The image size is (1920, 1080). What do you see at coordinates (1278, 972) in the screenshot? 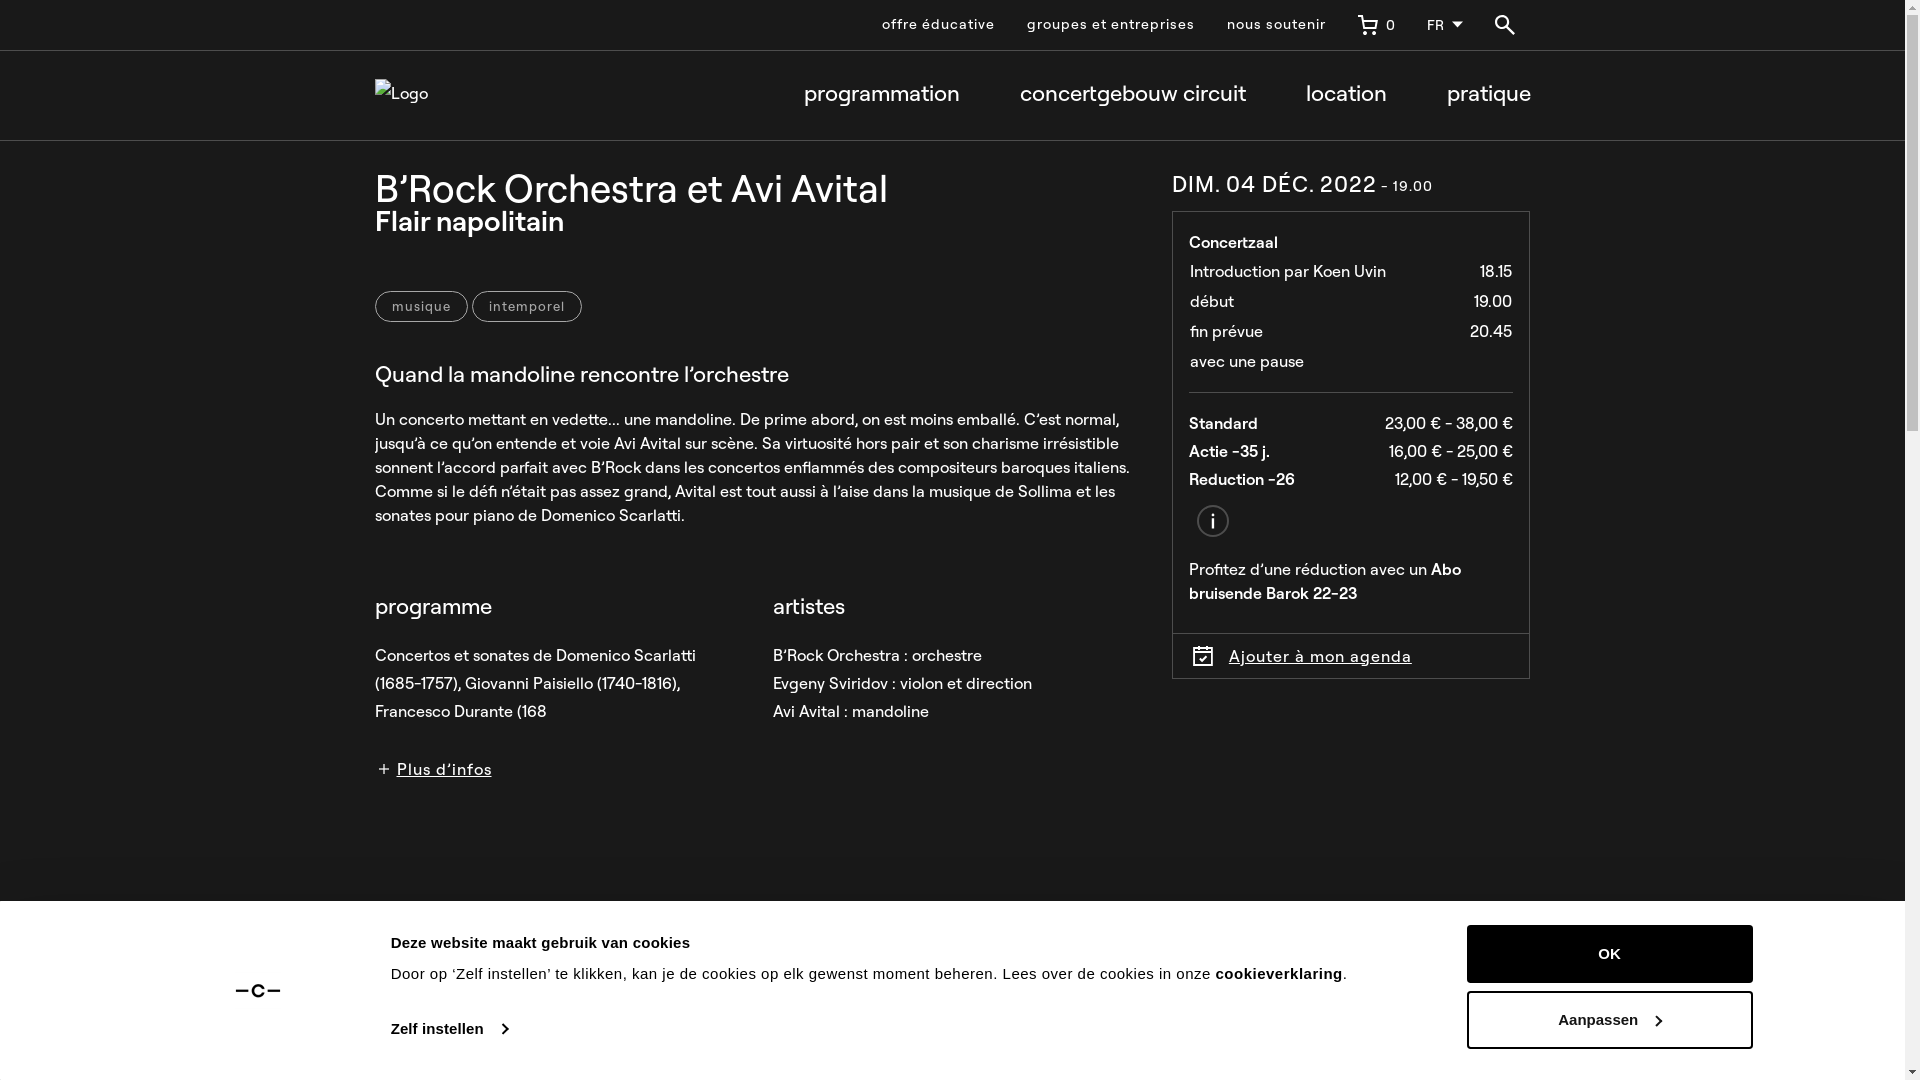
I see `'cookieverklaring'` at bounding box center [1278, 972].